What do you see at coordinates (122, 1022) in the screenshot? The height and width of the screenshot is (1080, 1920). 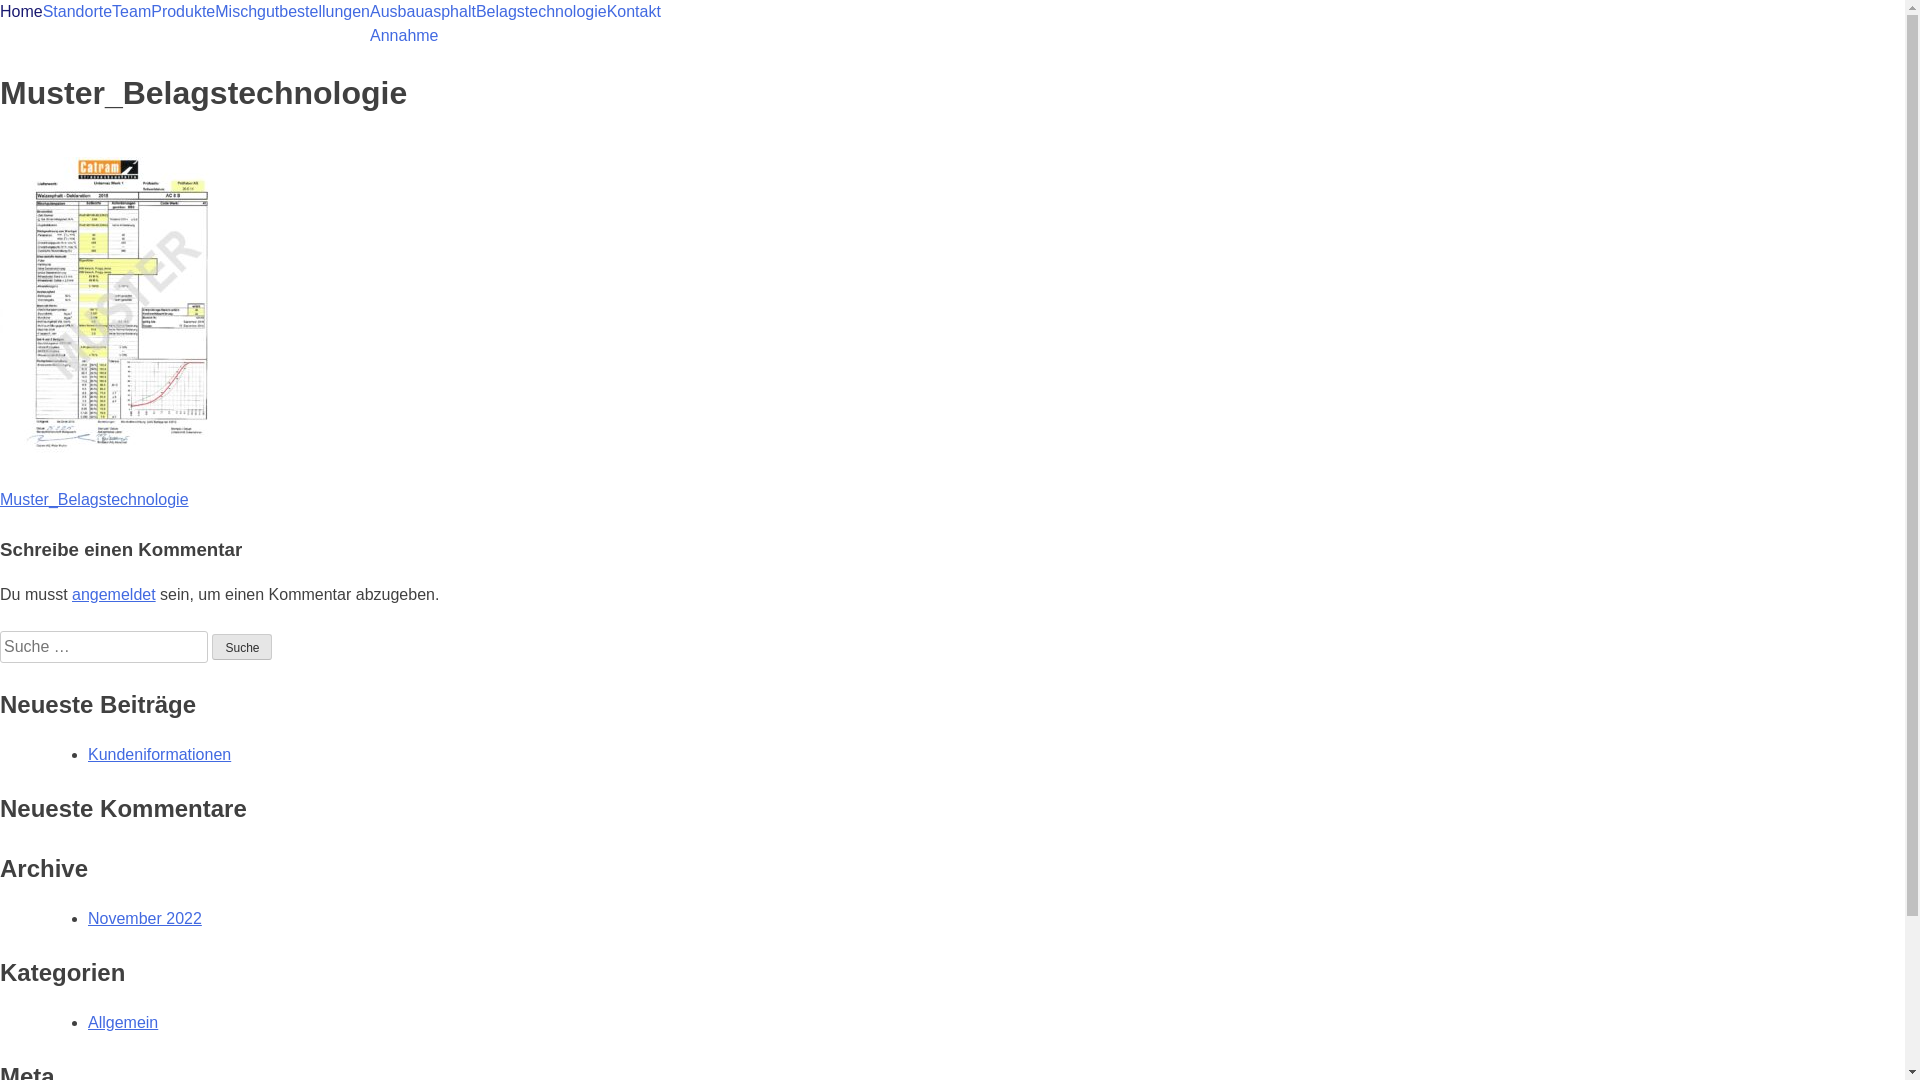 I see `'Allgemein'` at bounding box center [122, 1022].